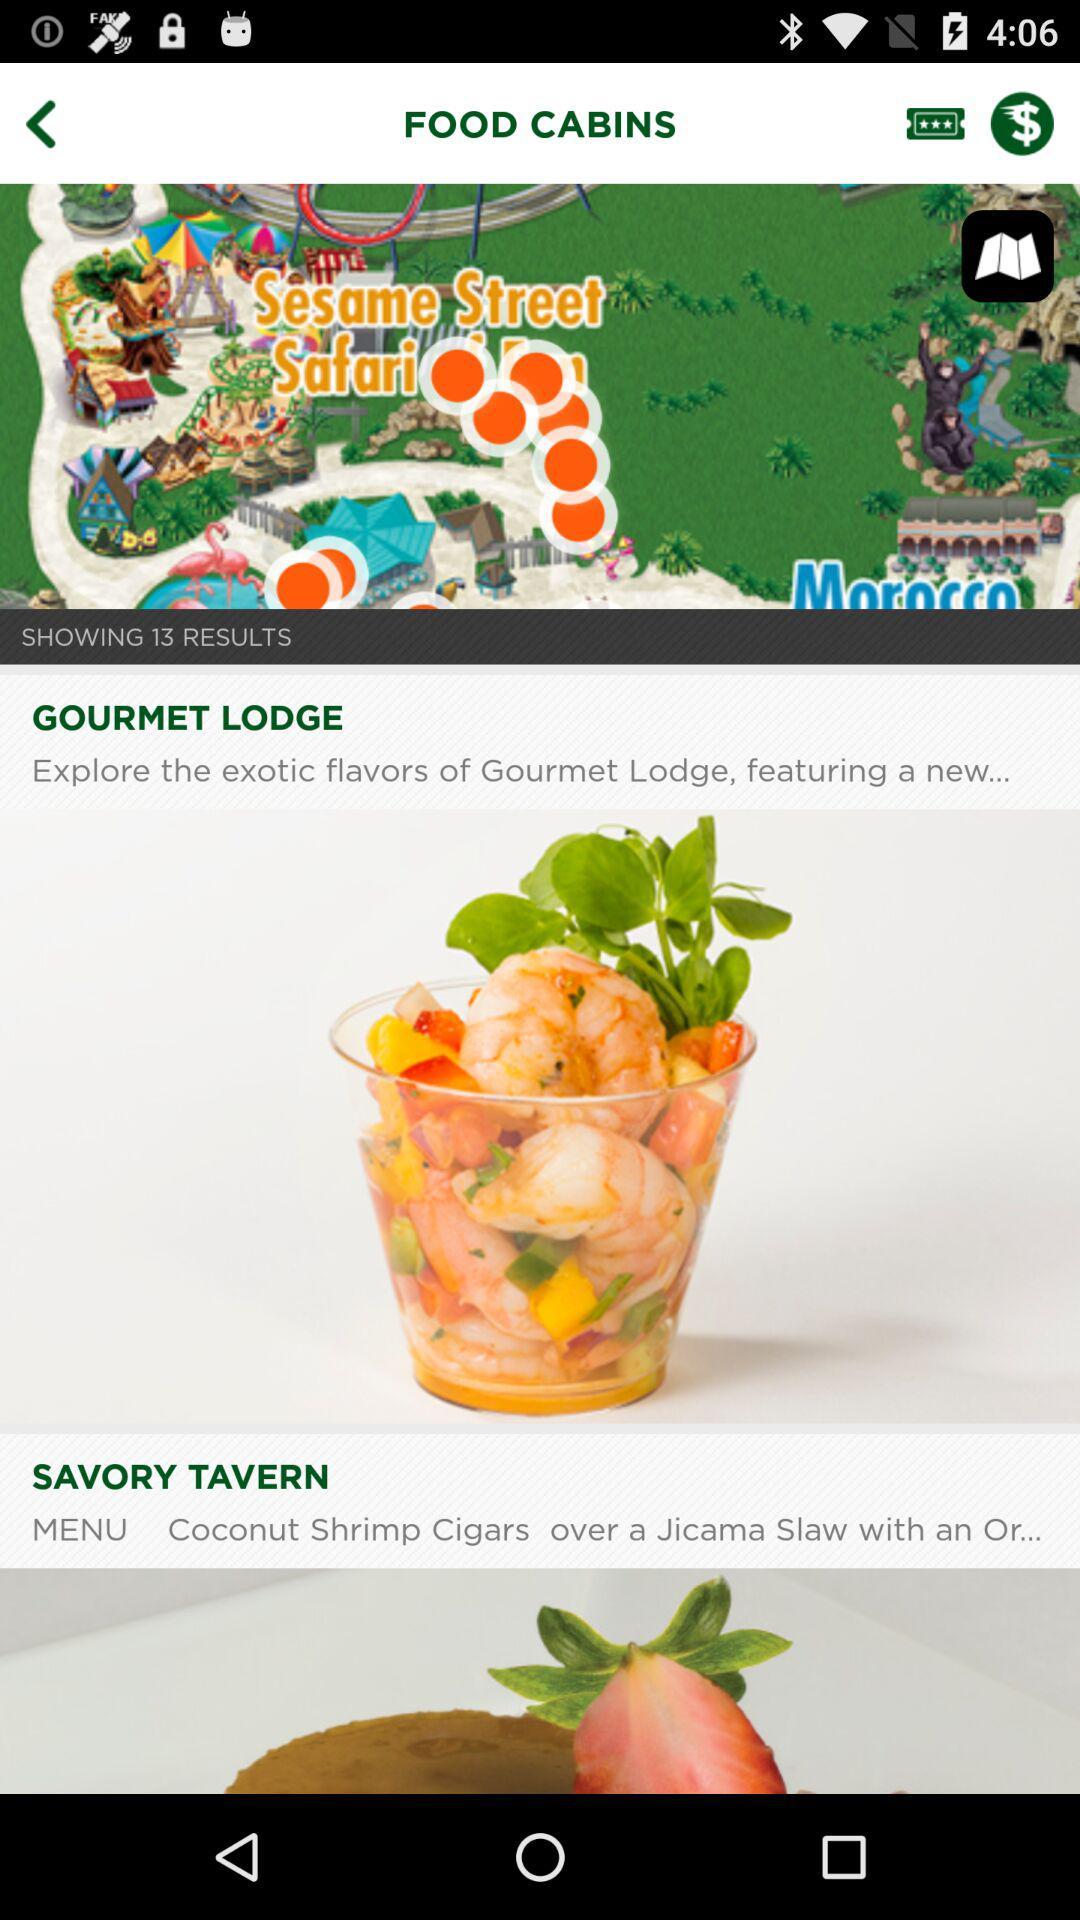 This screenshot has height=1920, width=1080. What do you see at coordinates (54, 131) in the screenshot?
I see `the arrow_backward icon` at bounding box center [54, 131].